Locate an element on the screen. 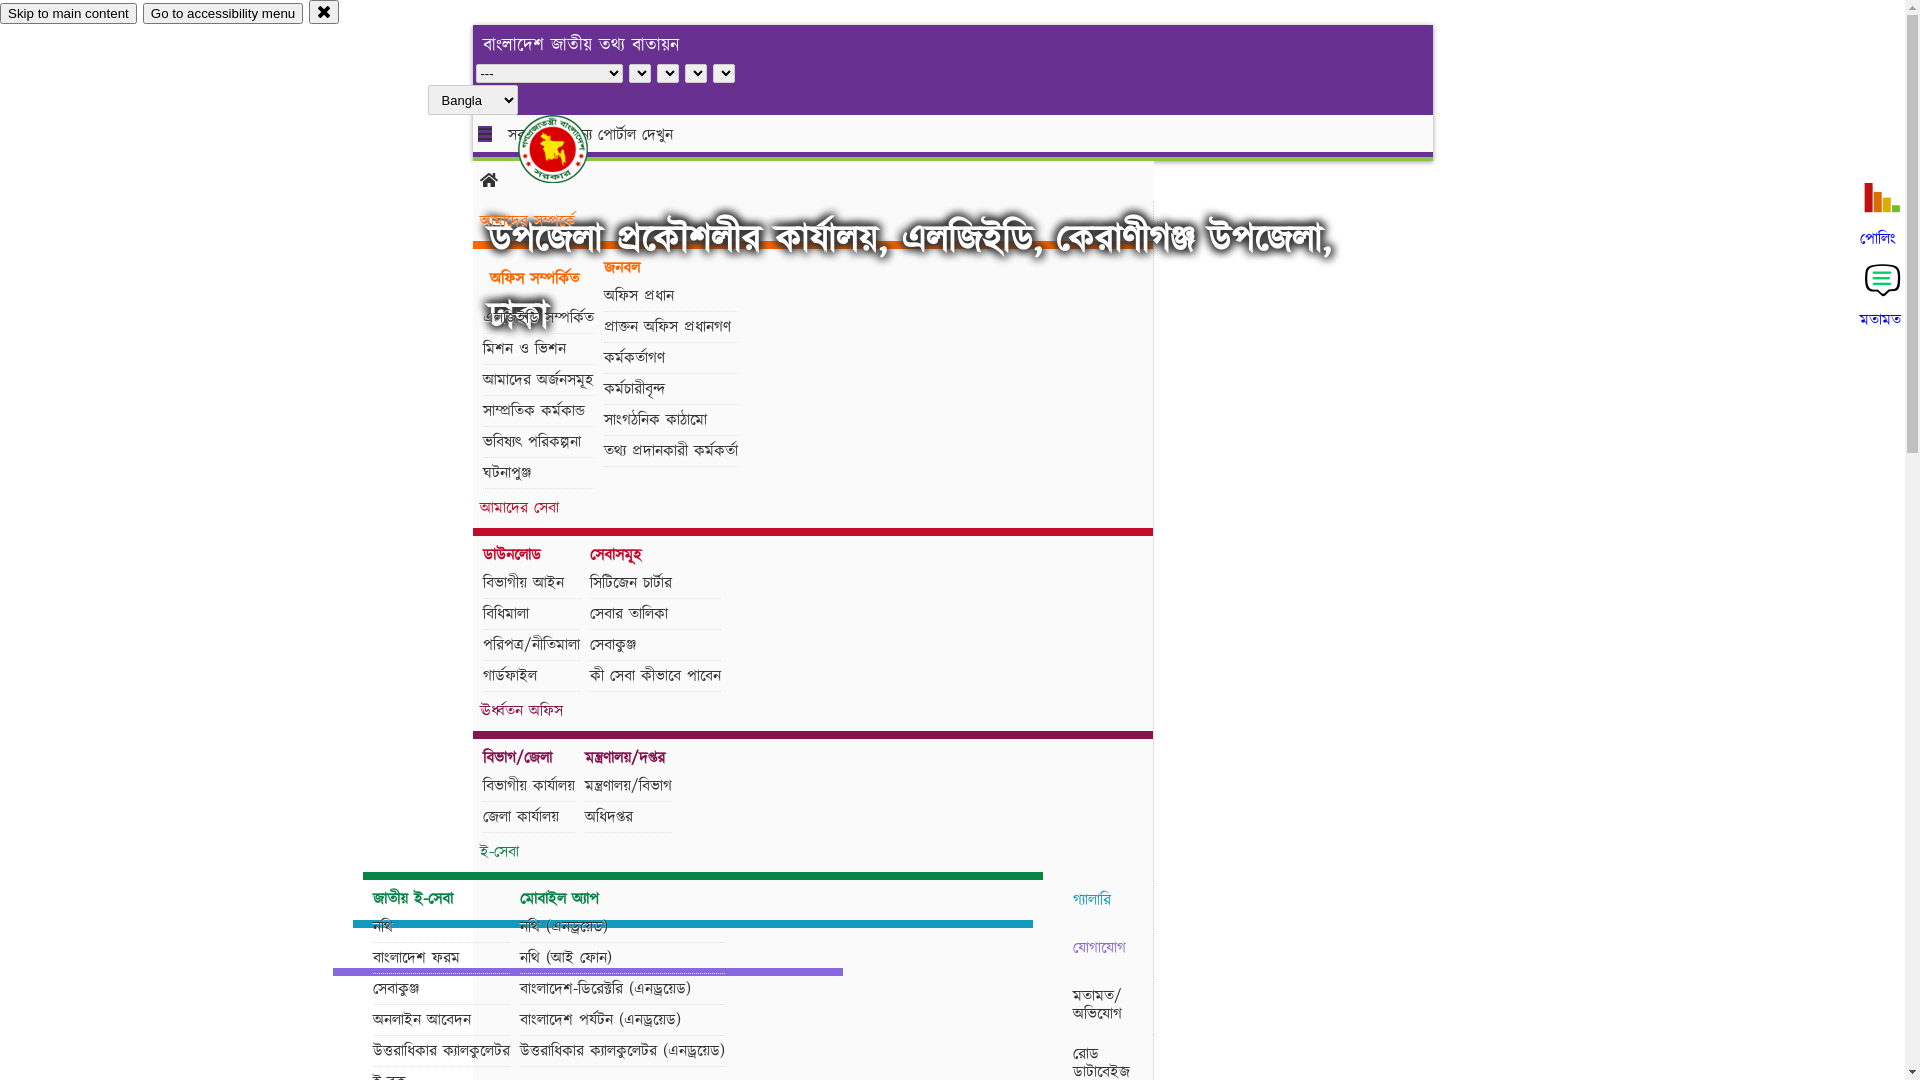  'Go to accessibility menu' is located at coordinates (222, 13).